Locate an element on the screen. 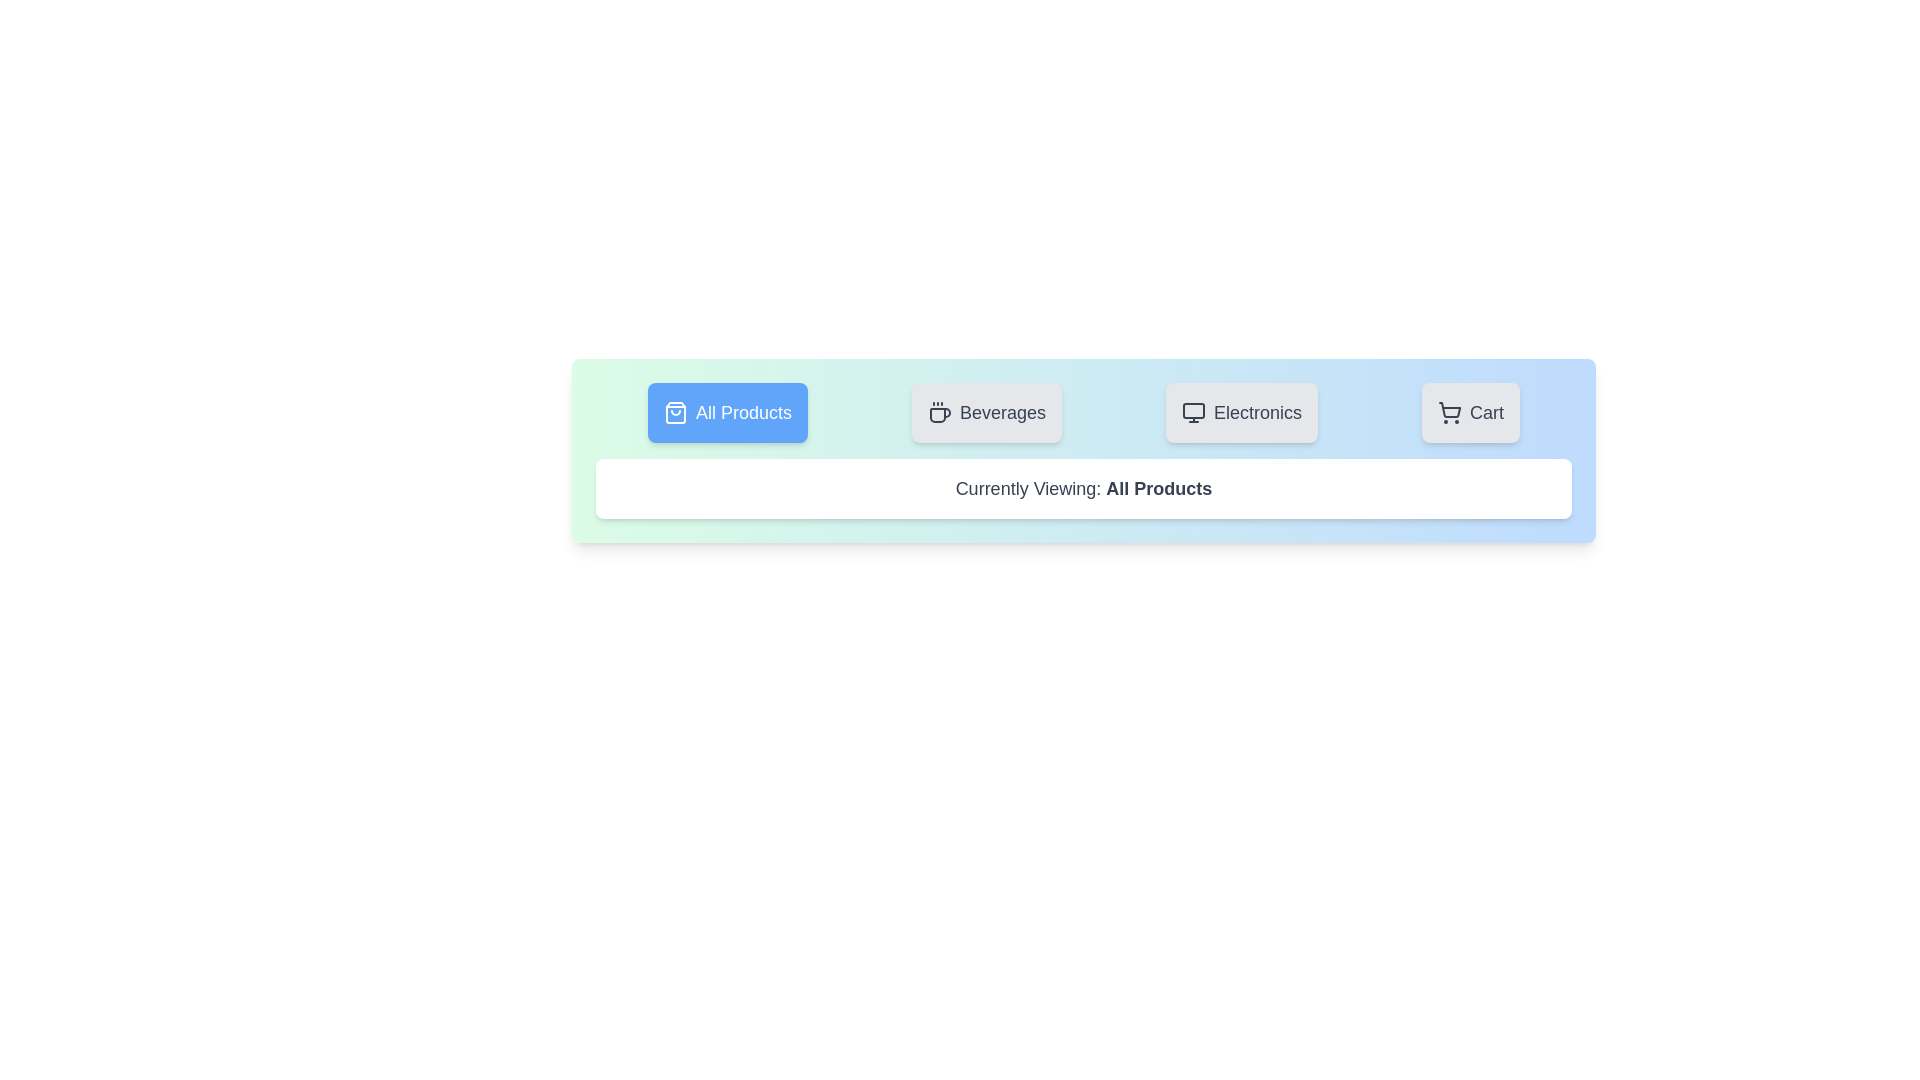 The image size is (1920, 1080). the tab corresponding to Beverages to switch to that product category is located at coordinates (987, 411).